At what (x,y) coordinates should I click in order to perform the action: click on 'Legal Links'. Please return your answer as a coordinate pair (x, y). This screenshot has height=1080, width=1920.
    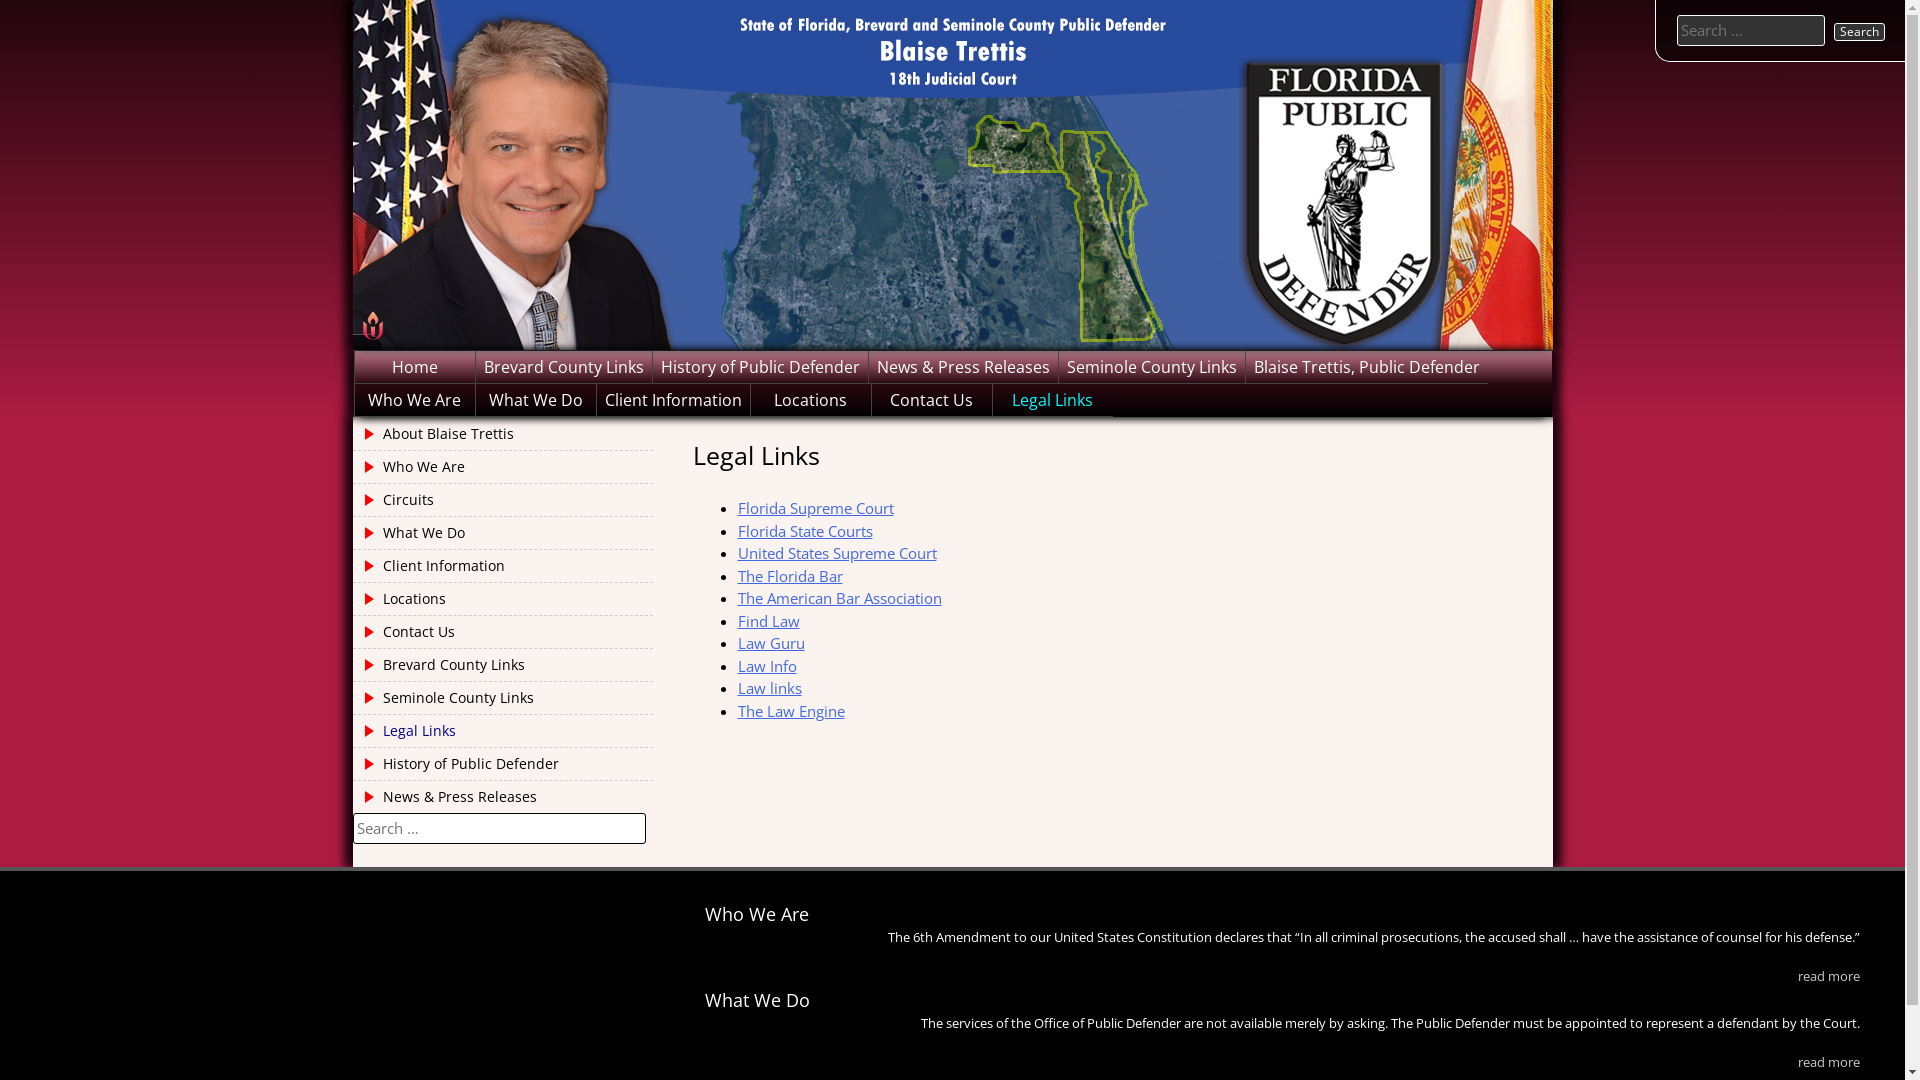
    Looking at the image, I should click on (502, 731).